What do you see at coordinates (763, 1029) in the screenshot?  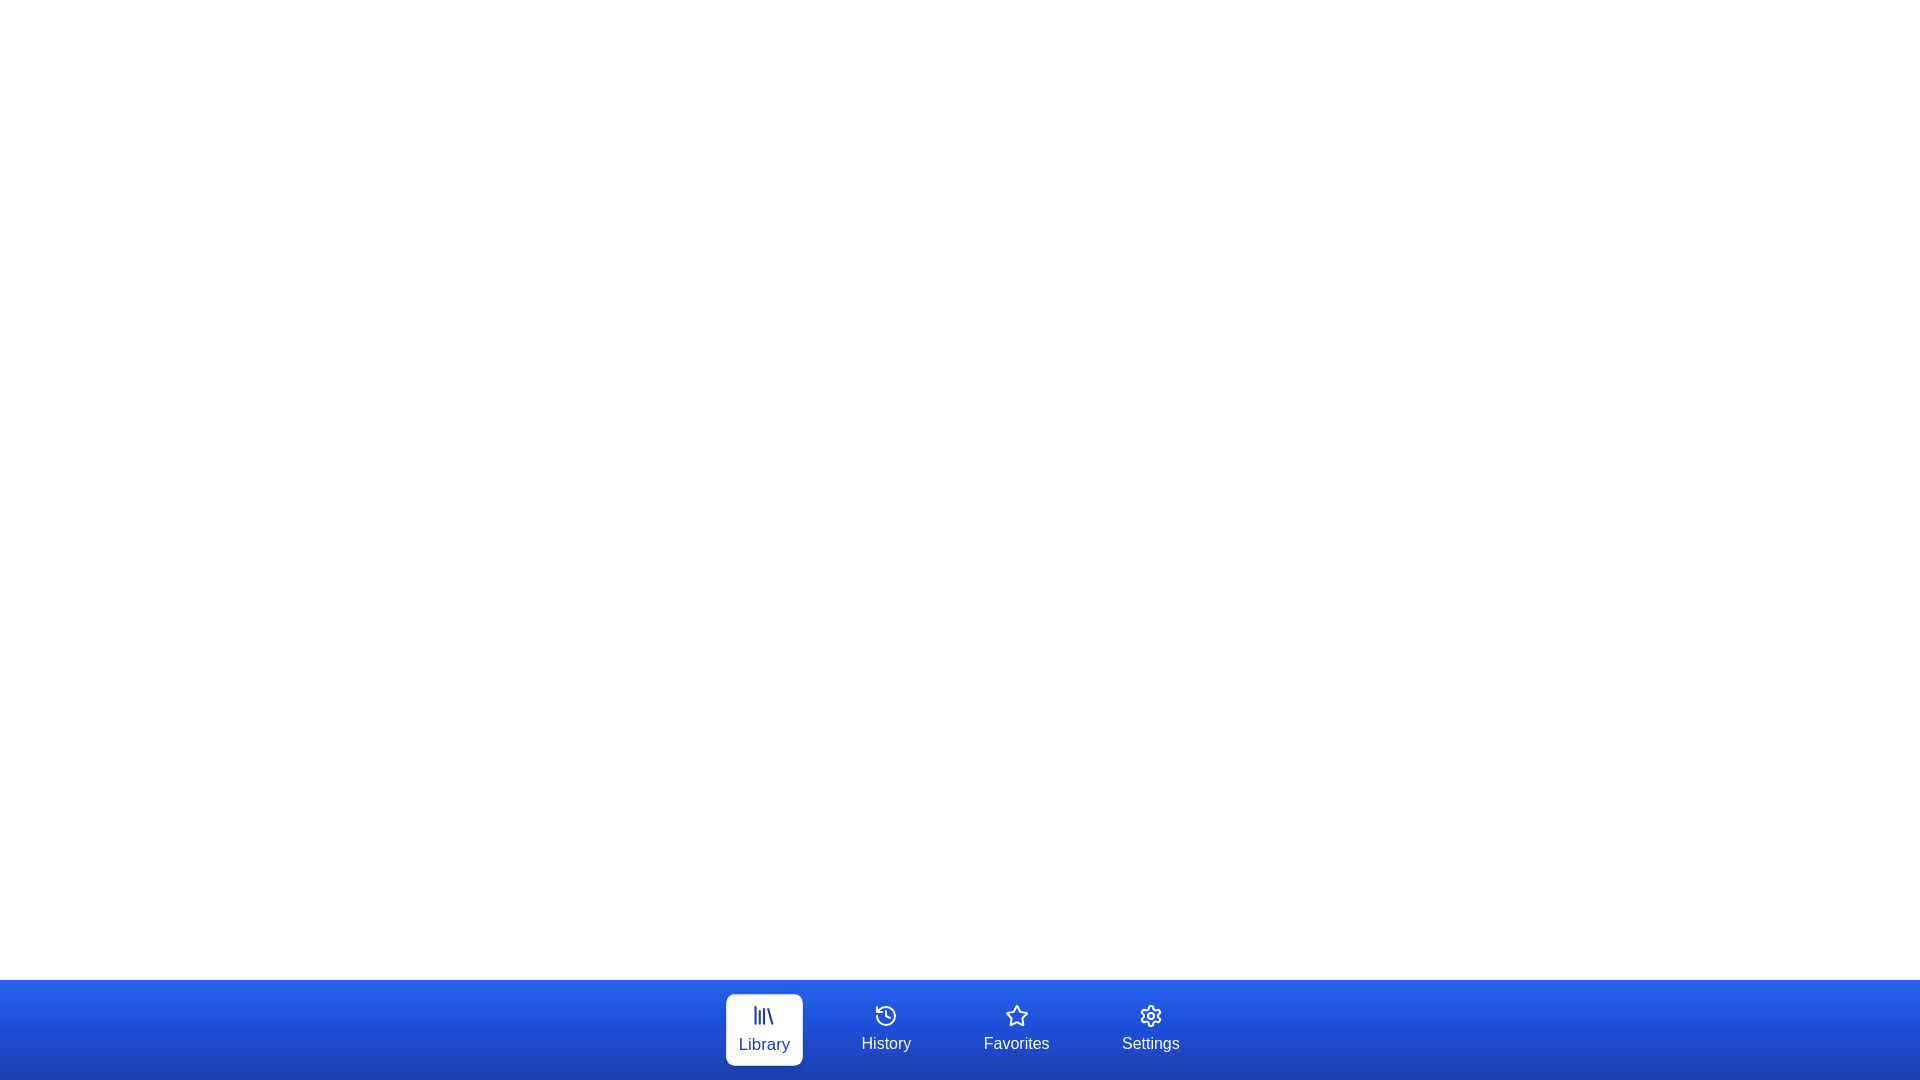 I see `the tab labeled Library` at bounding box center [763, 1029].